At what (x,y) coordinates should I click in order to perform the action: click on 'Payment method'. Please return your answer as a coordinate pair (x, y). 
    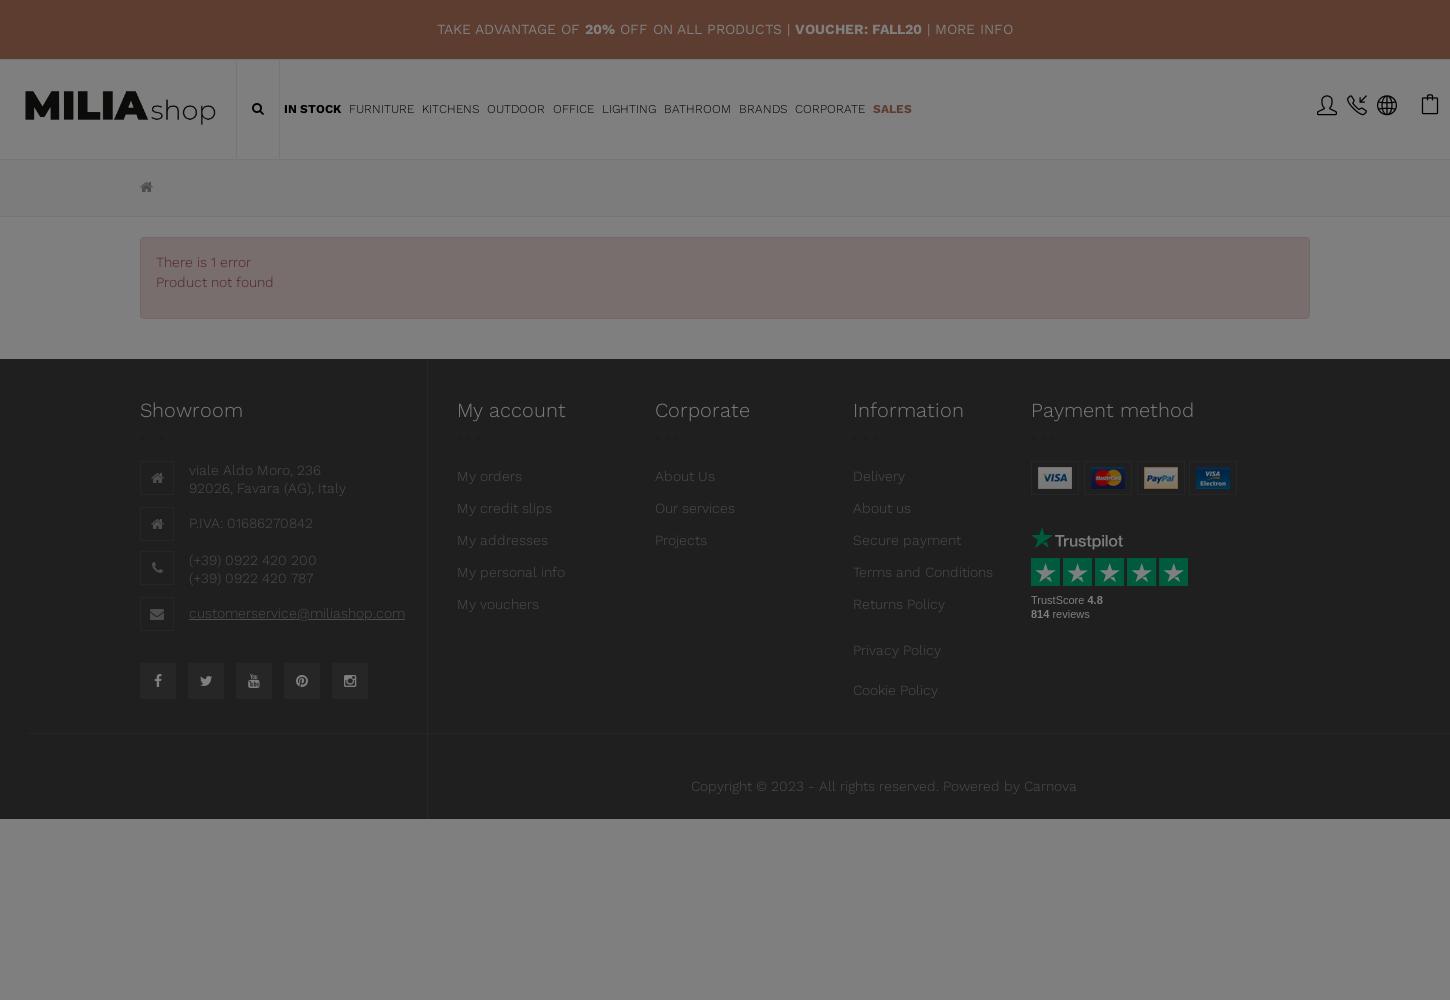
    Looking at the image, I should click on (1111, 410).